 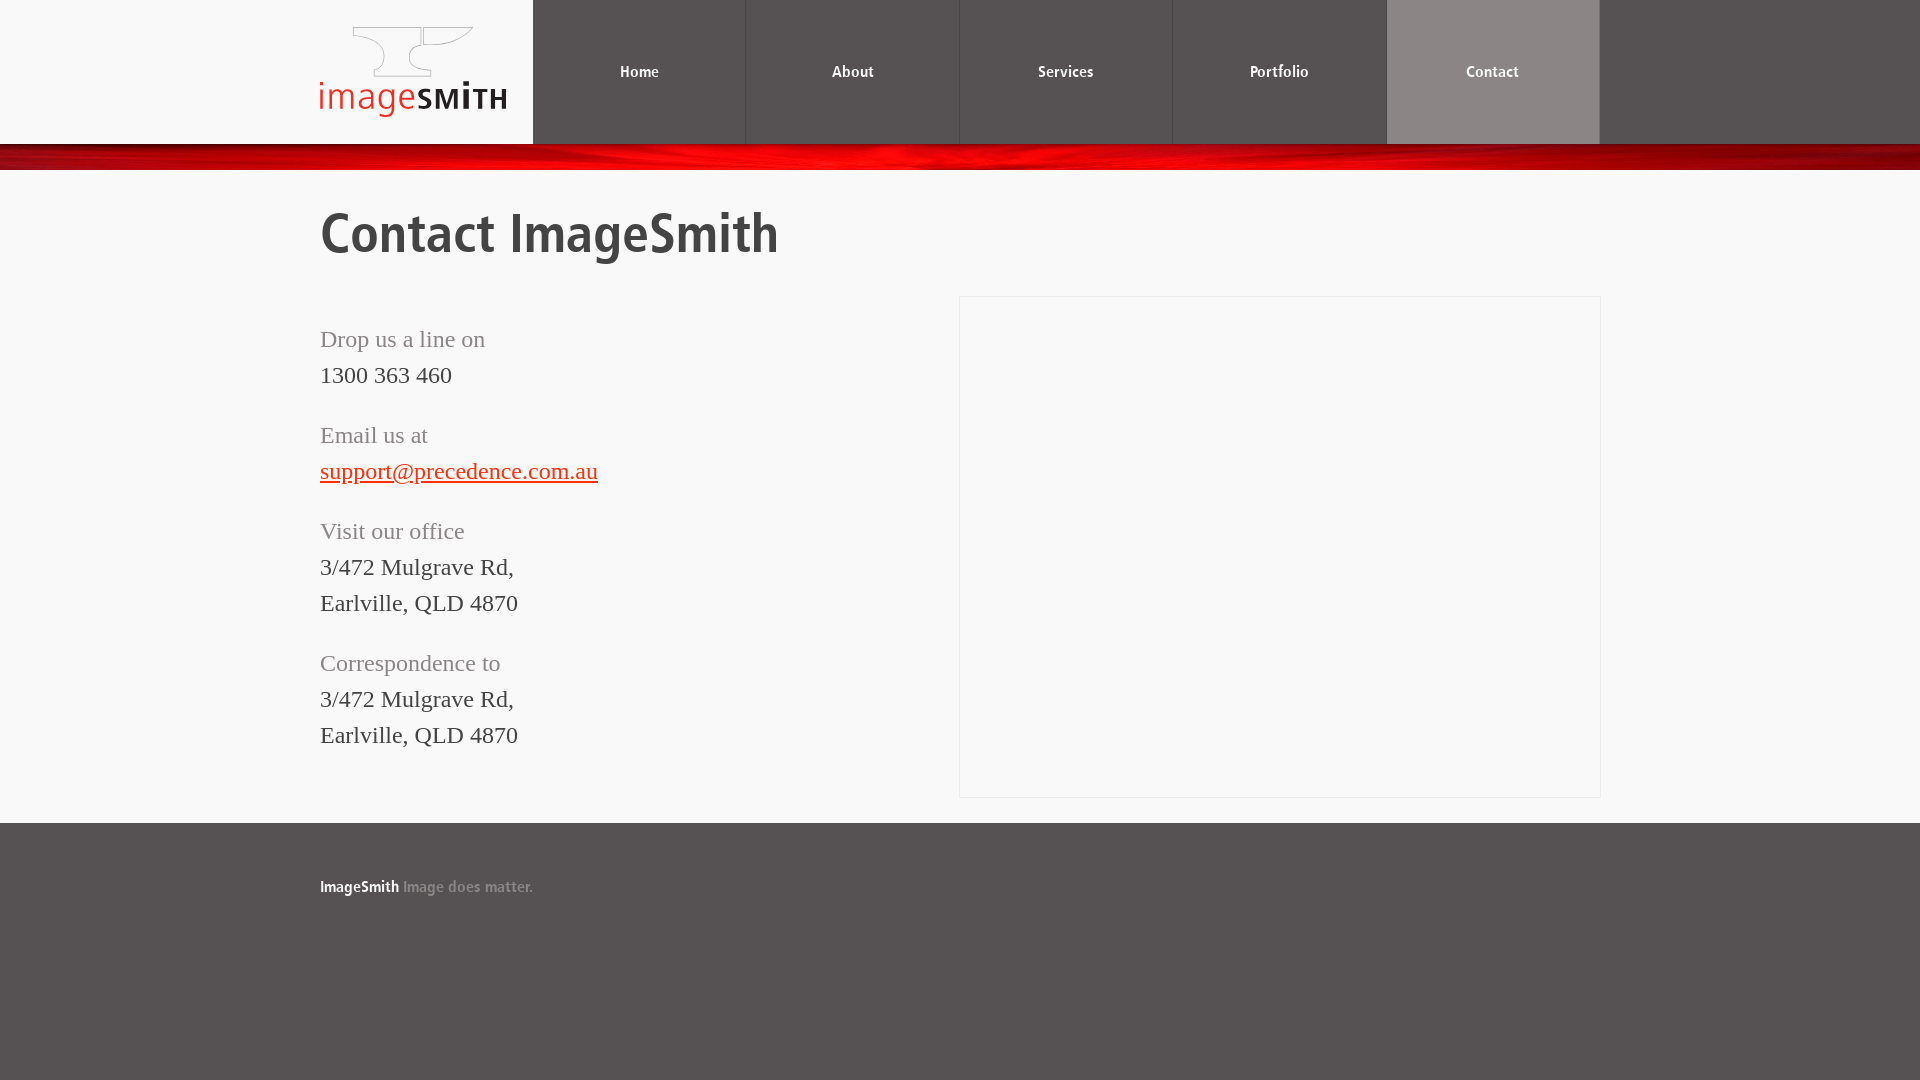 I want to click on 'Contact', so click(x=1493, y=71).